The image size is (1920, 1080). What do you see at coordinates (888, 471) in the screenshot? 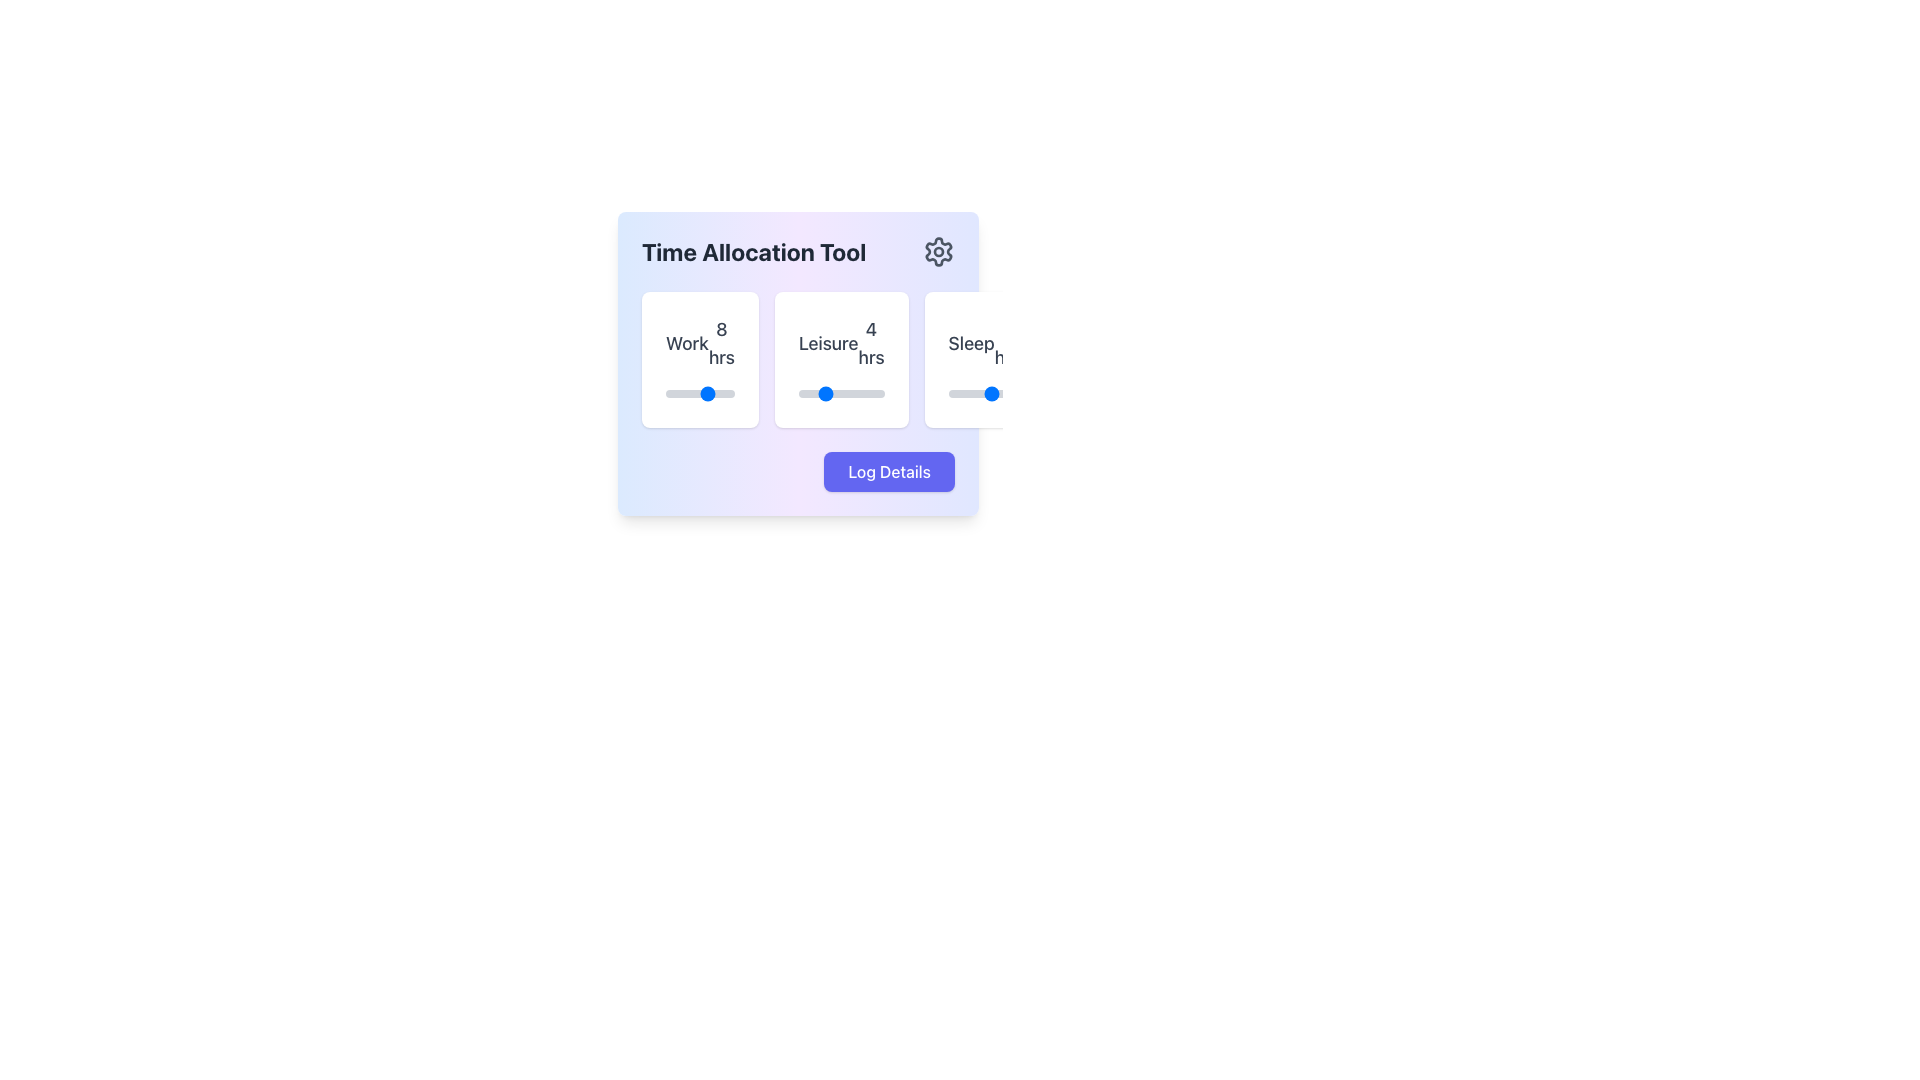
I see `the 'Log Details' button with rounded corners, which is located in the lower-right area of the 'Time Allocation Tool' card` at bounding box center [888, 471].